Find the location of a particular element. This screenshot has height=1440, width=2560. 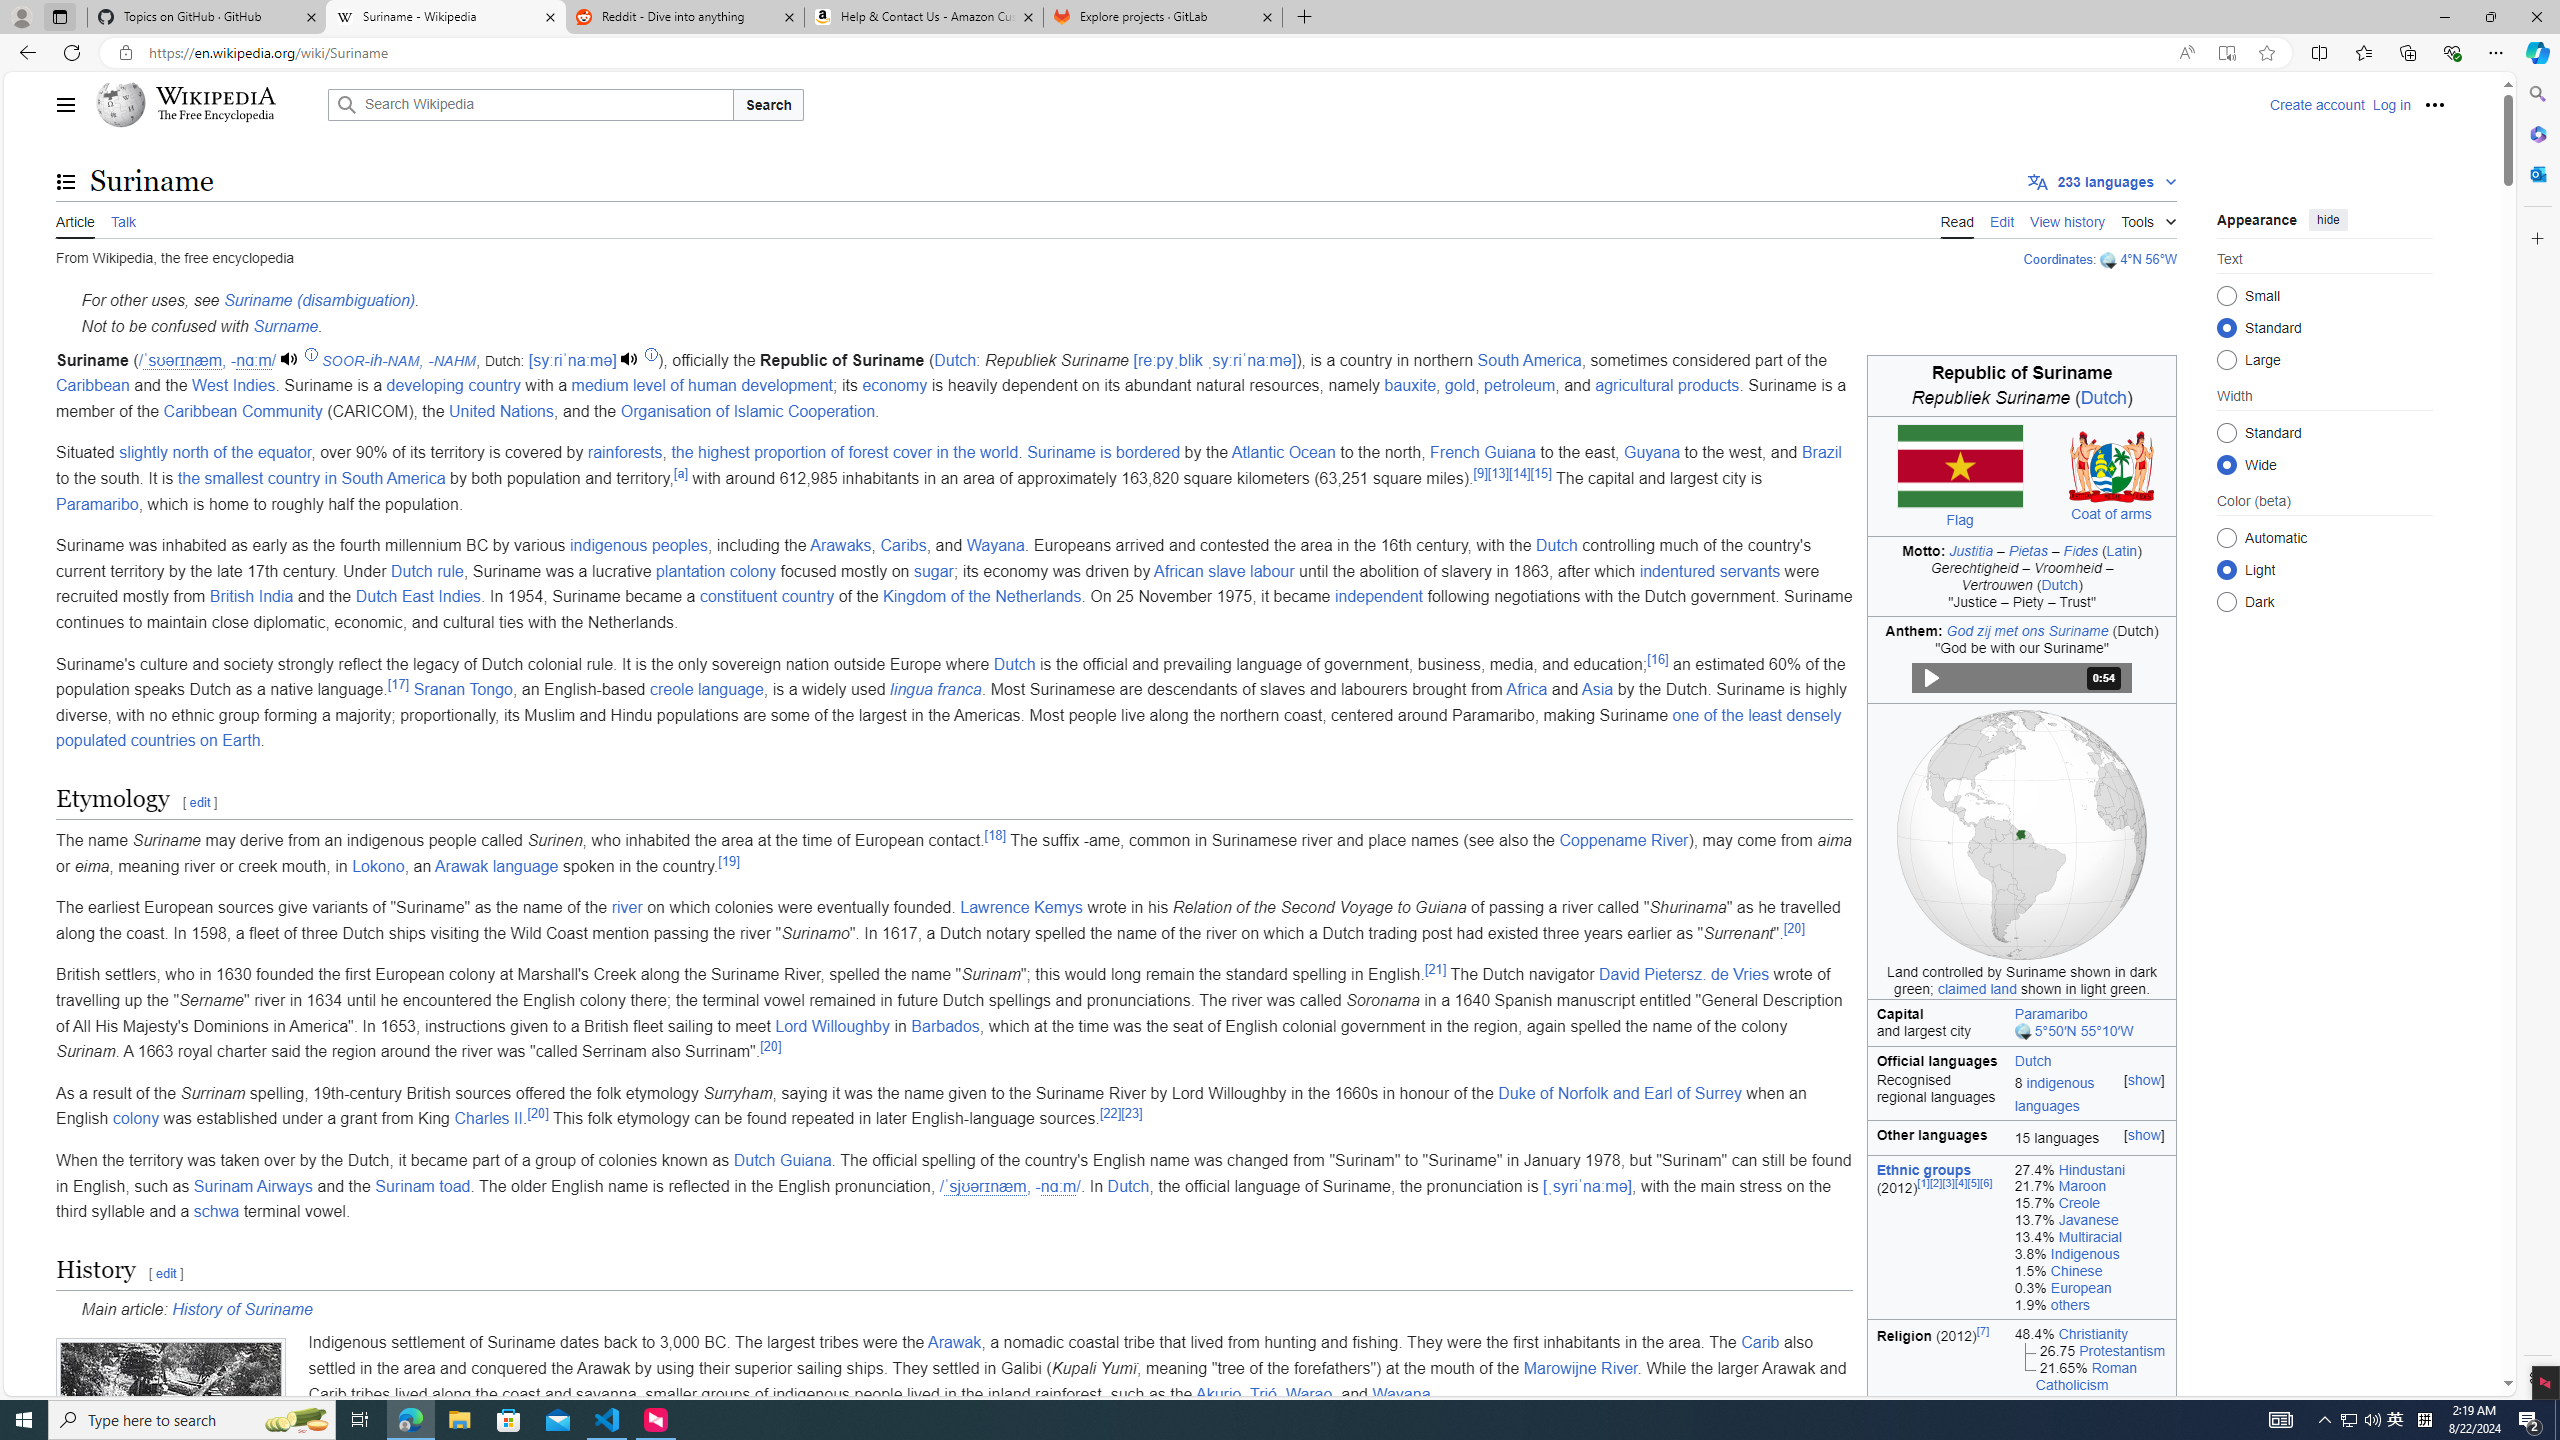

'South America' is located at coordinates (1528, 360).